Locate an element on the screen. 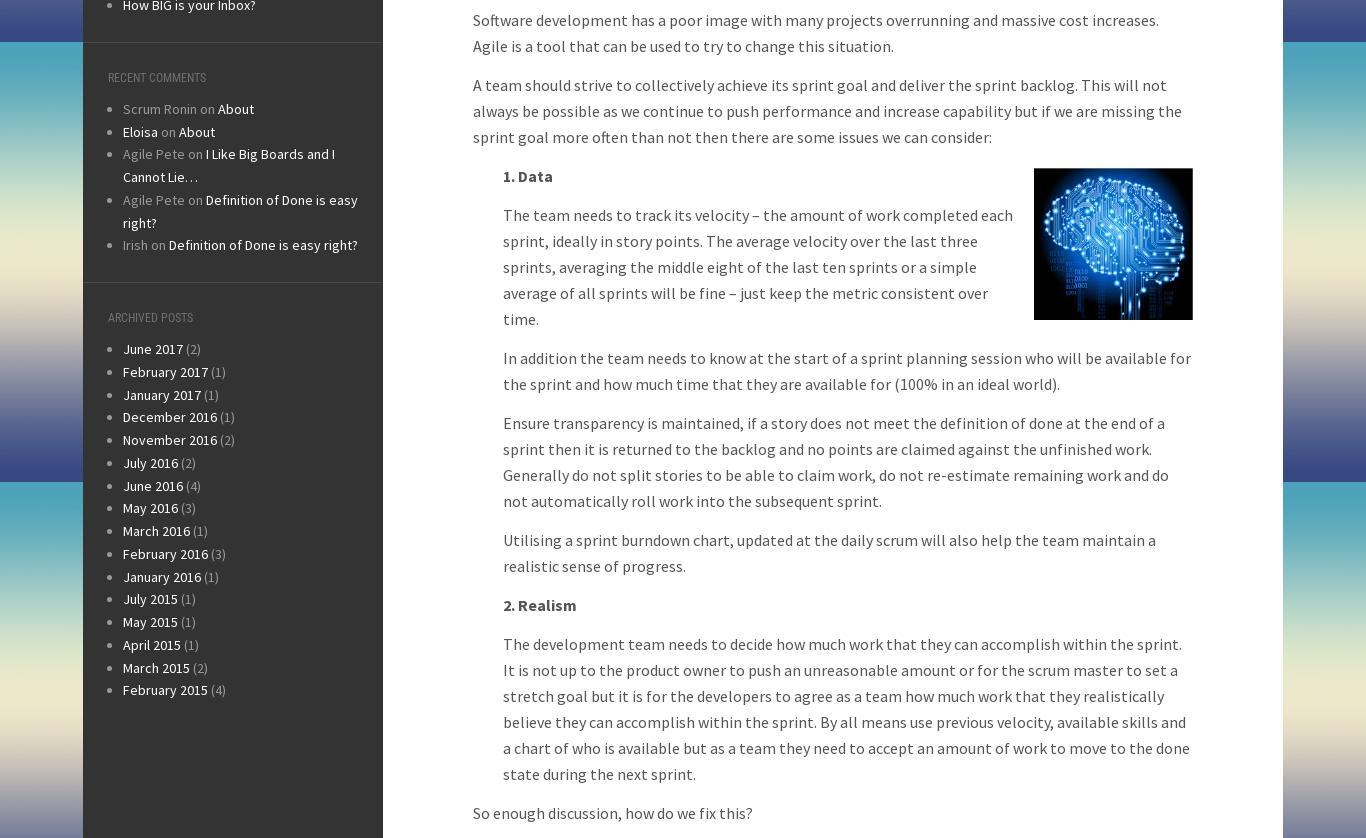 The image size is (1366, 838). 'December 2016' is located at coordinates (169, 415).